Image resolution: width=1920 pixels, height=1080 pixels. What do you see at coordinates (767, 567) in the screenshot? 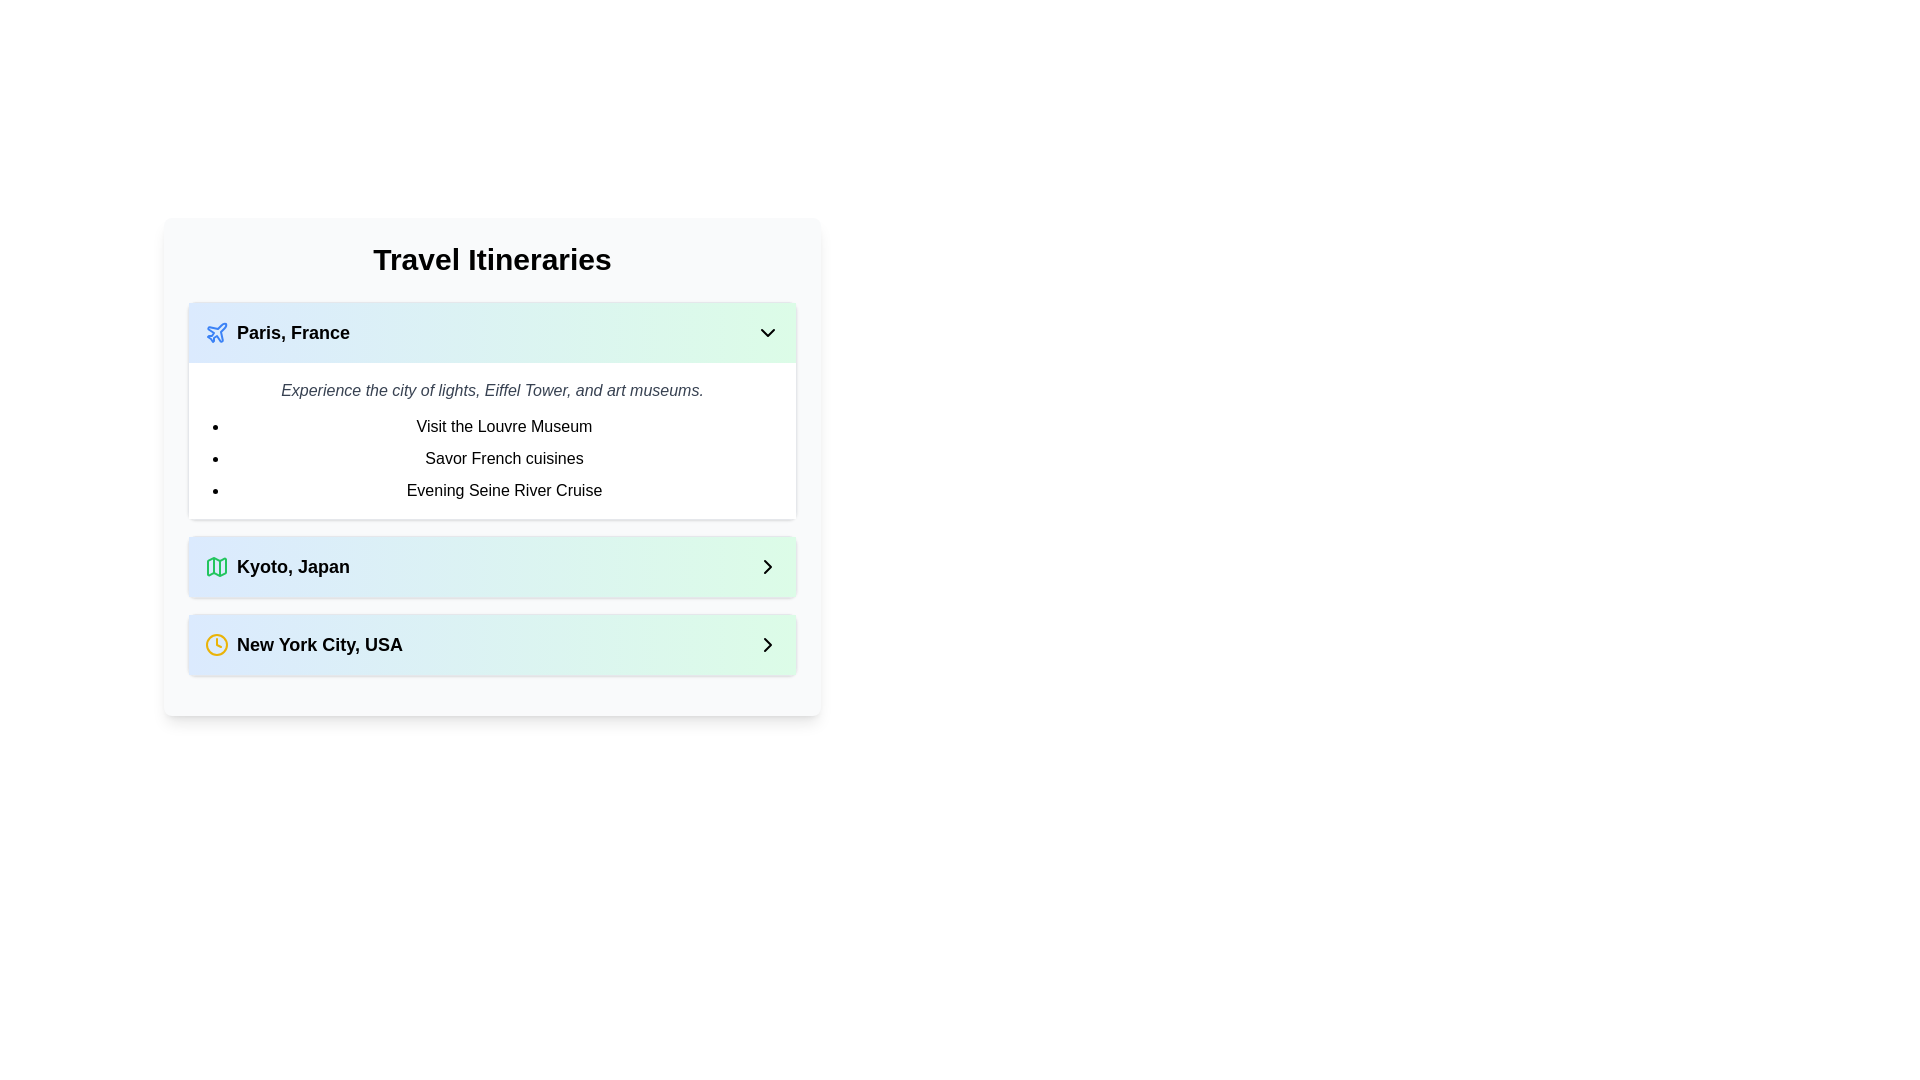
I see `the right-facing chevron icon located at the far right of the 'Kyoto, Japan' entry in the 'Travel Itineraries' interface to proceed with the selection` at bounding box center [767, 567].